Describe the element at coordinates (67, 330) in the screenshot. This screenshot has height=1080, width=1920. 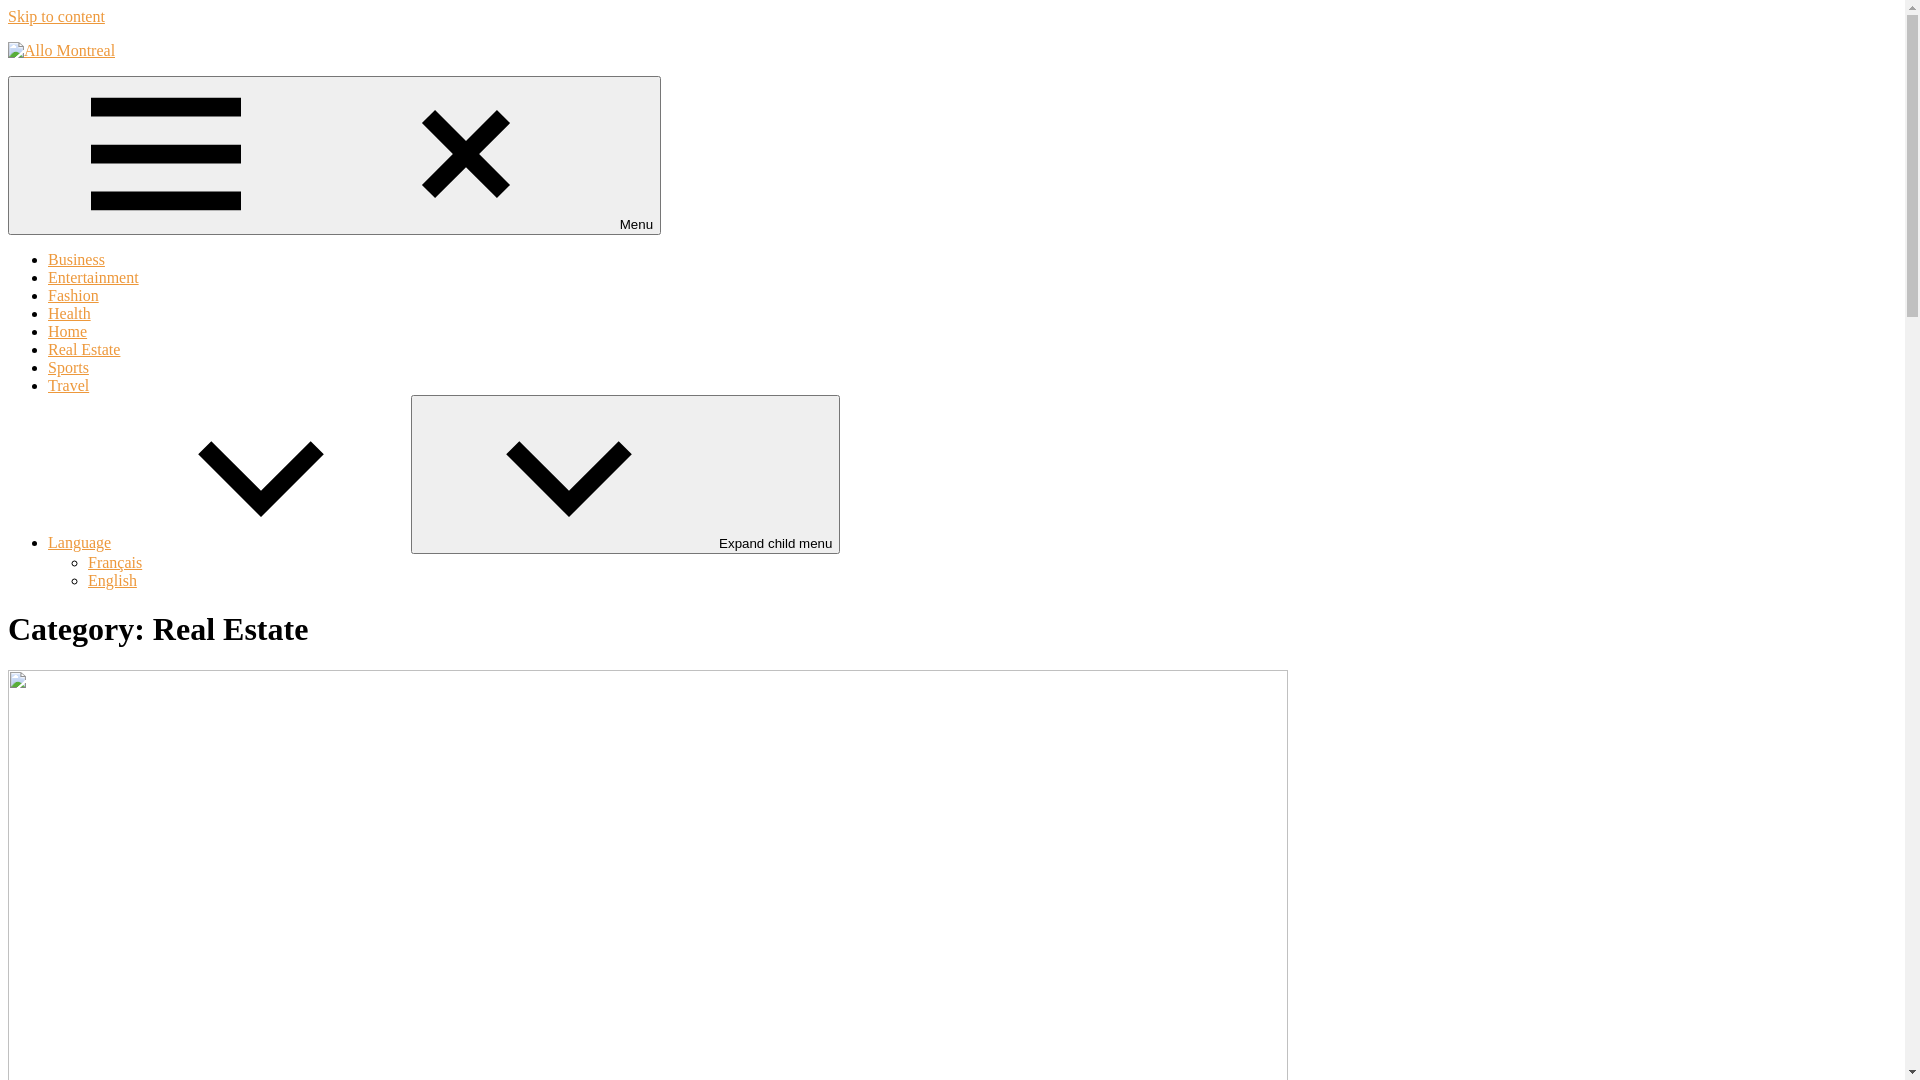
I see `'Home'` at that location.